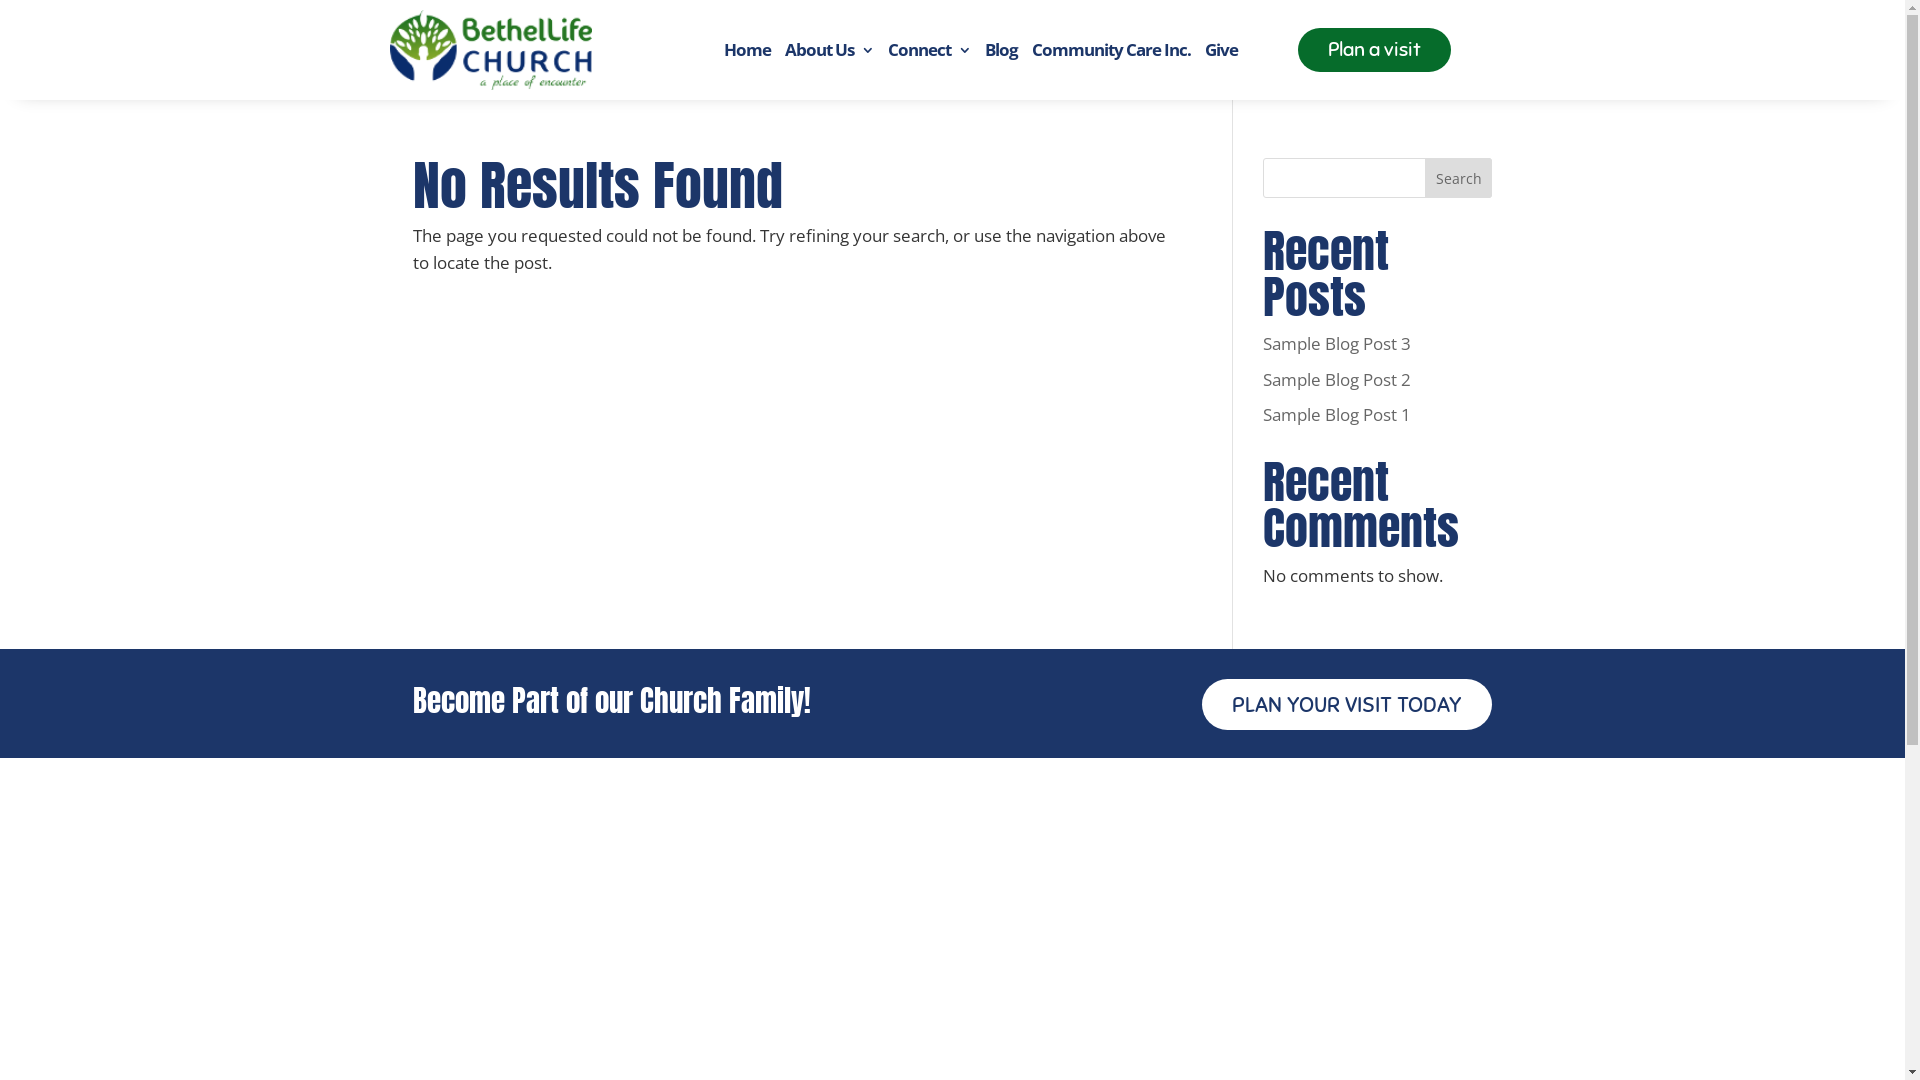 The image size is (1920, 1080). Describe the element at coordinates (1424, 176) in the screenshot. I see `'Search'` at that location.